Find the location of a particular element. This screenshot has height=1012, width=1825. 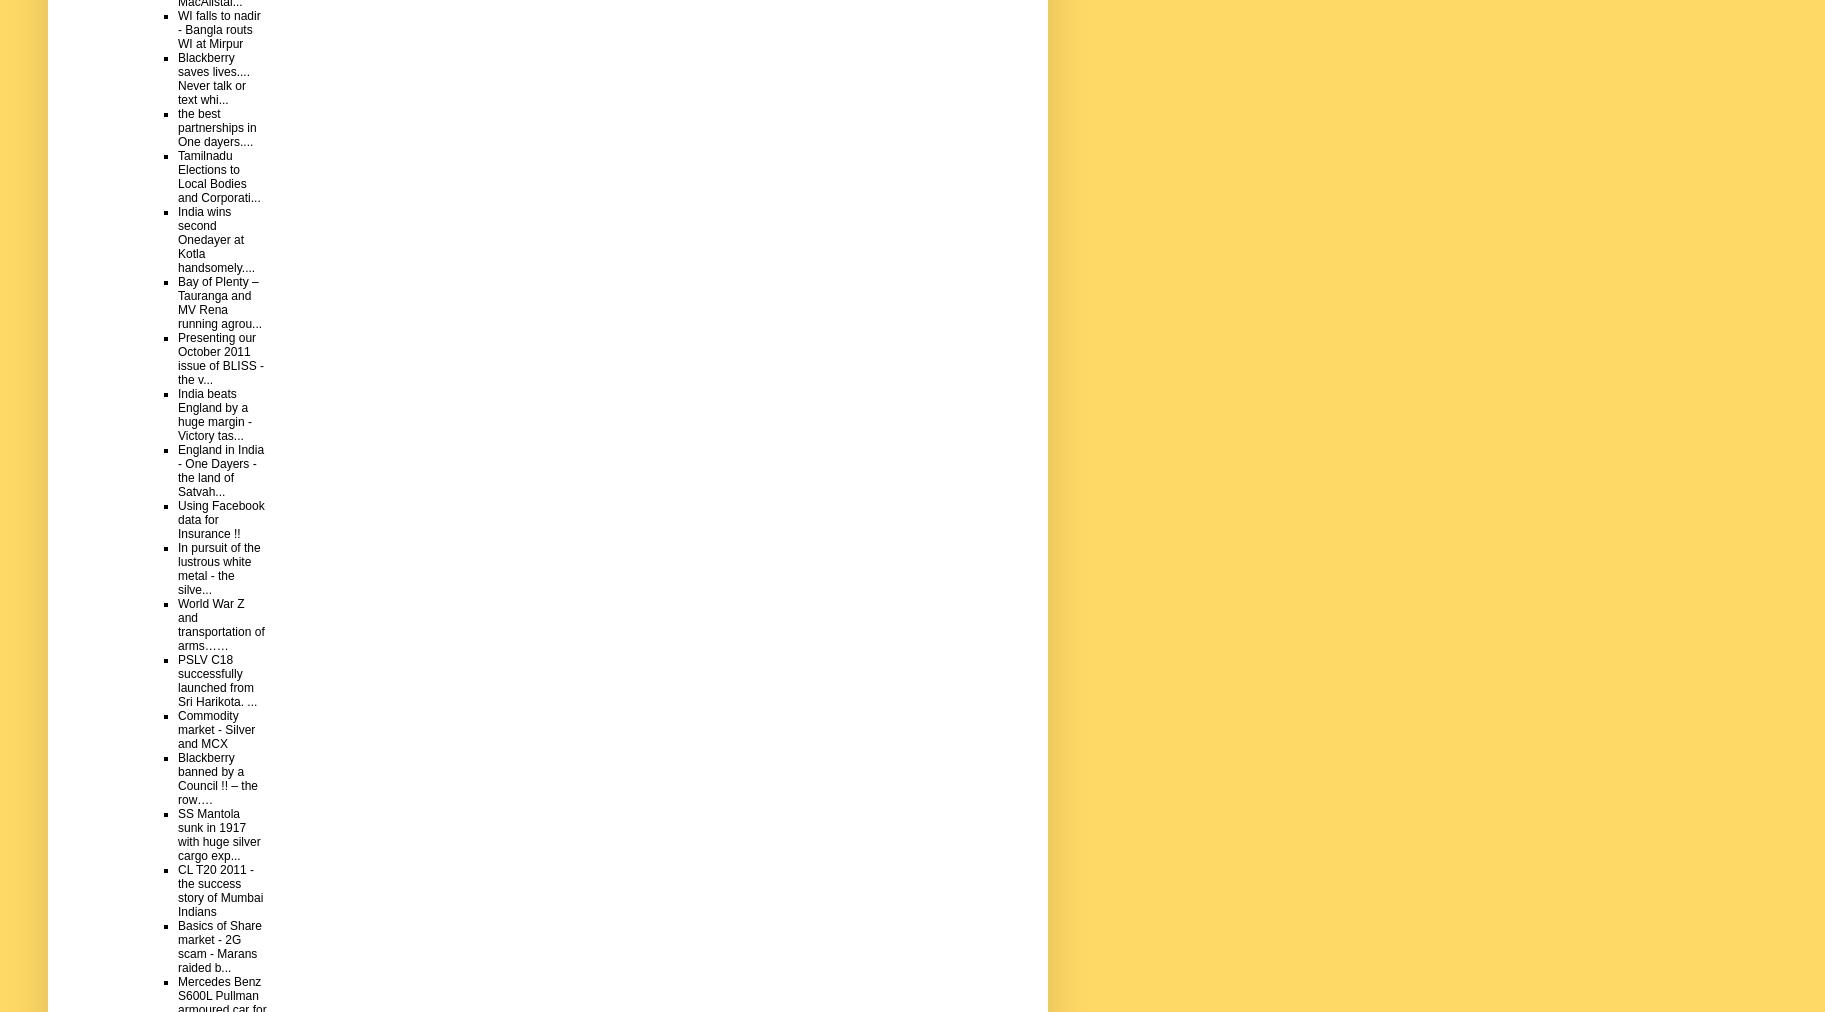

'Presenting our October 2011 issue of BLISS - the v...' is located at coordinates (221, 357).